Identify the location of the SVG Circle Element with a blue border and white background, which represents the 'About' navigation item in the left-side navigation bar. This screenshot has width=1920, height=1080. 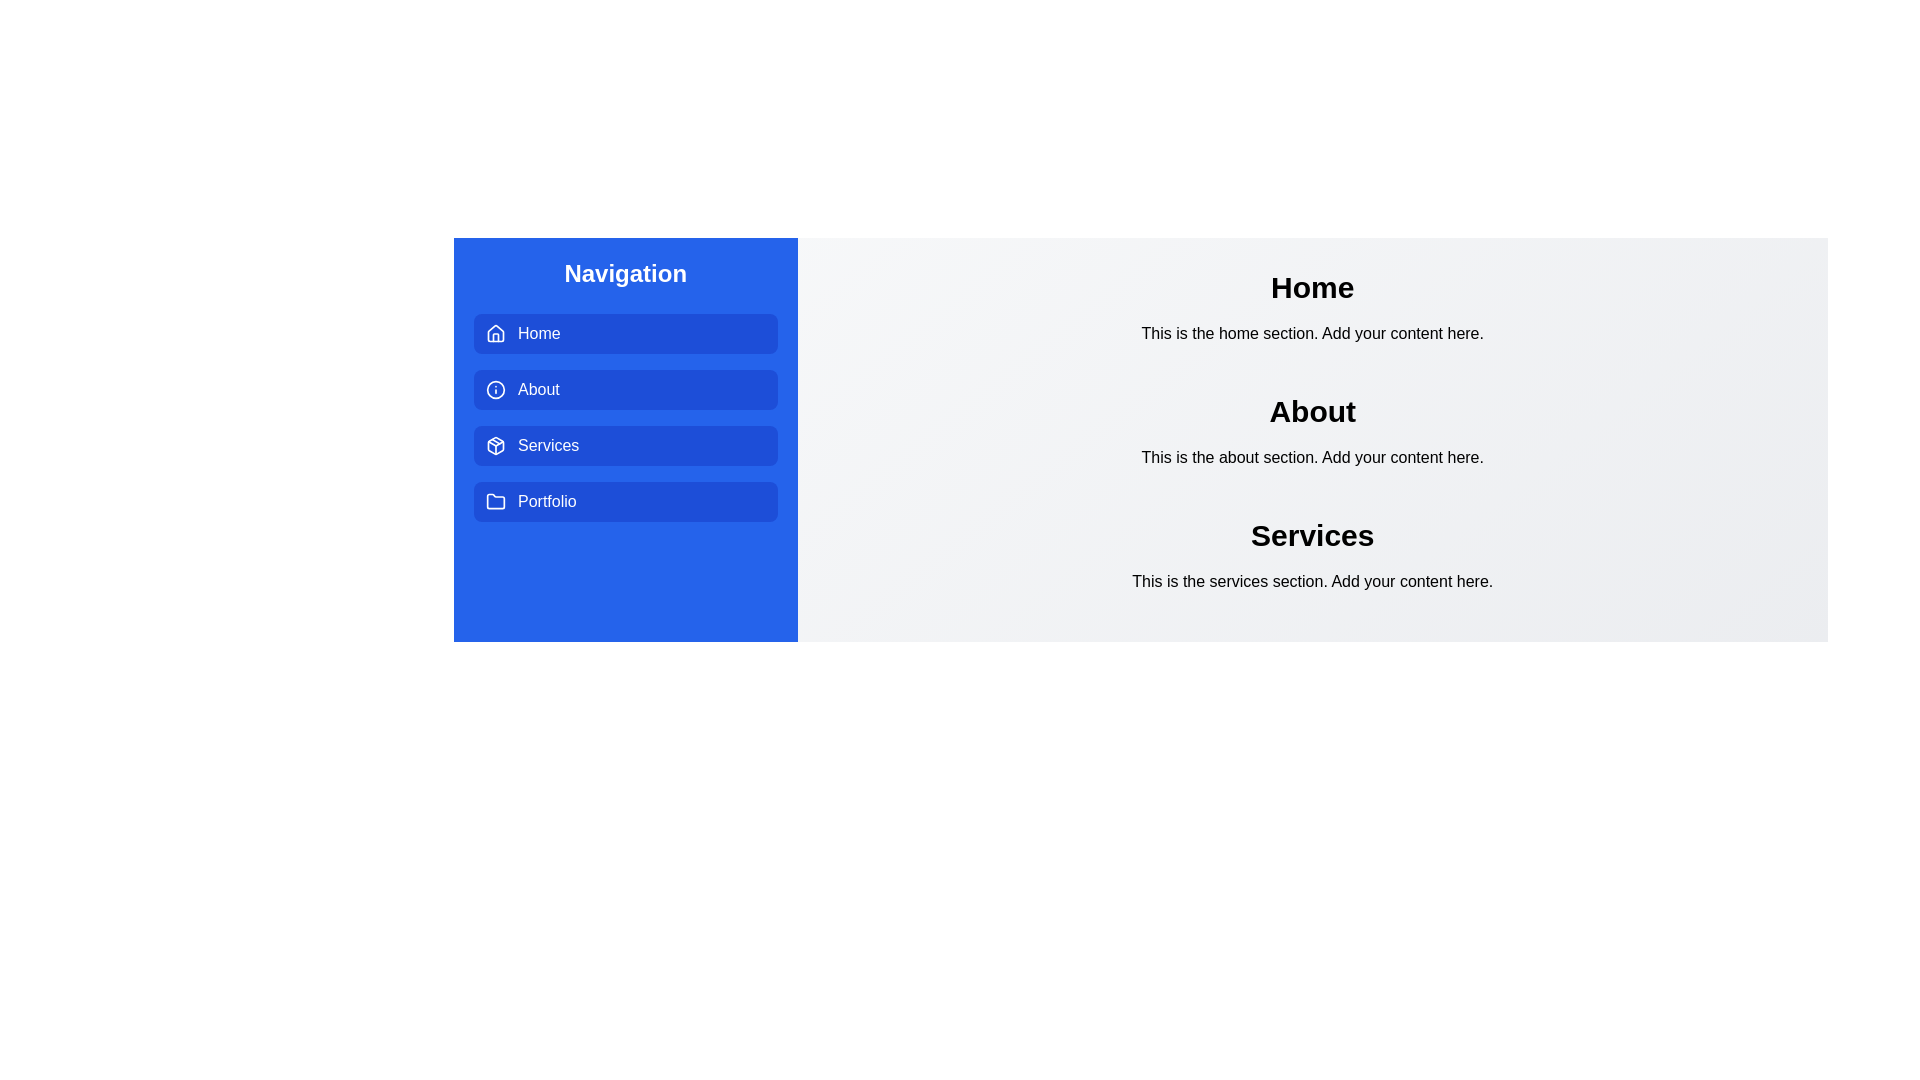
(495, 389).